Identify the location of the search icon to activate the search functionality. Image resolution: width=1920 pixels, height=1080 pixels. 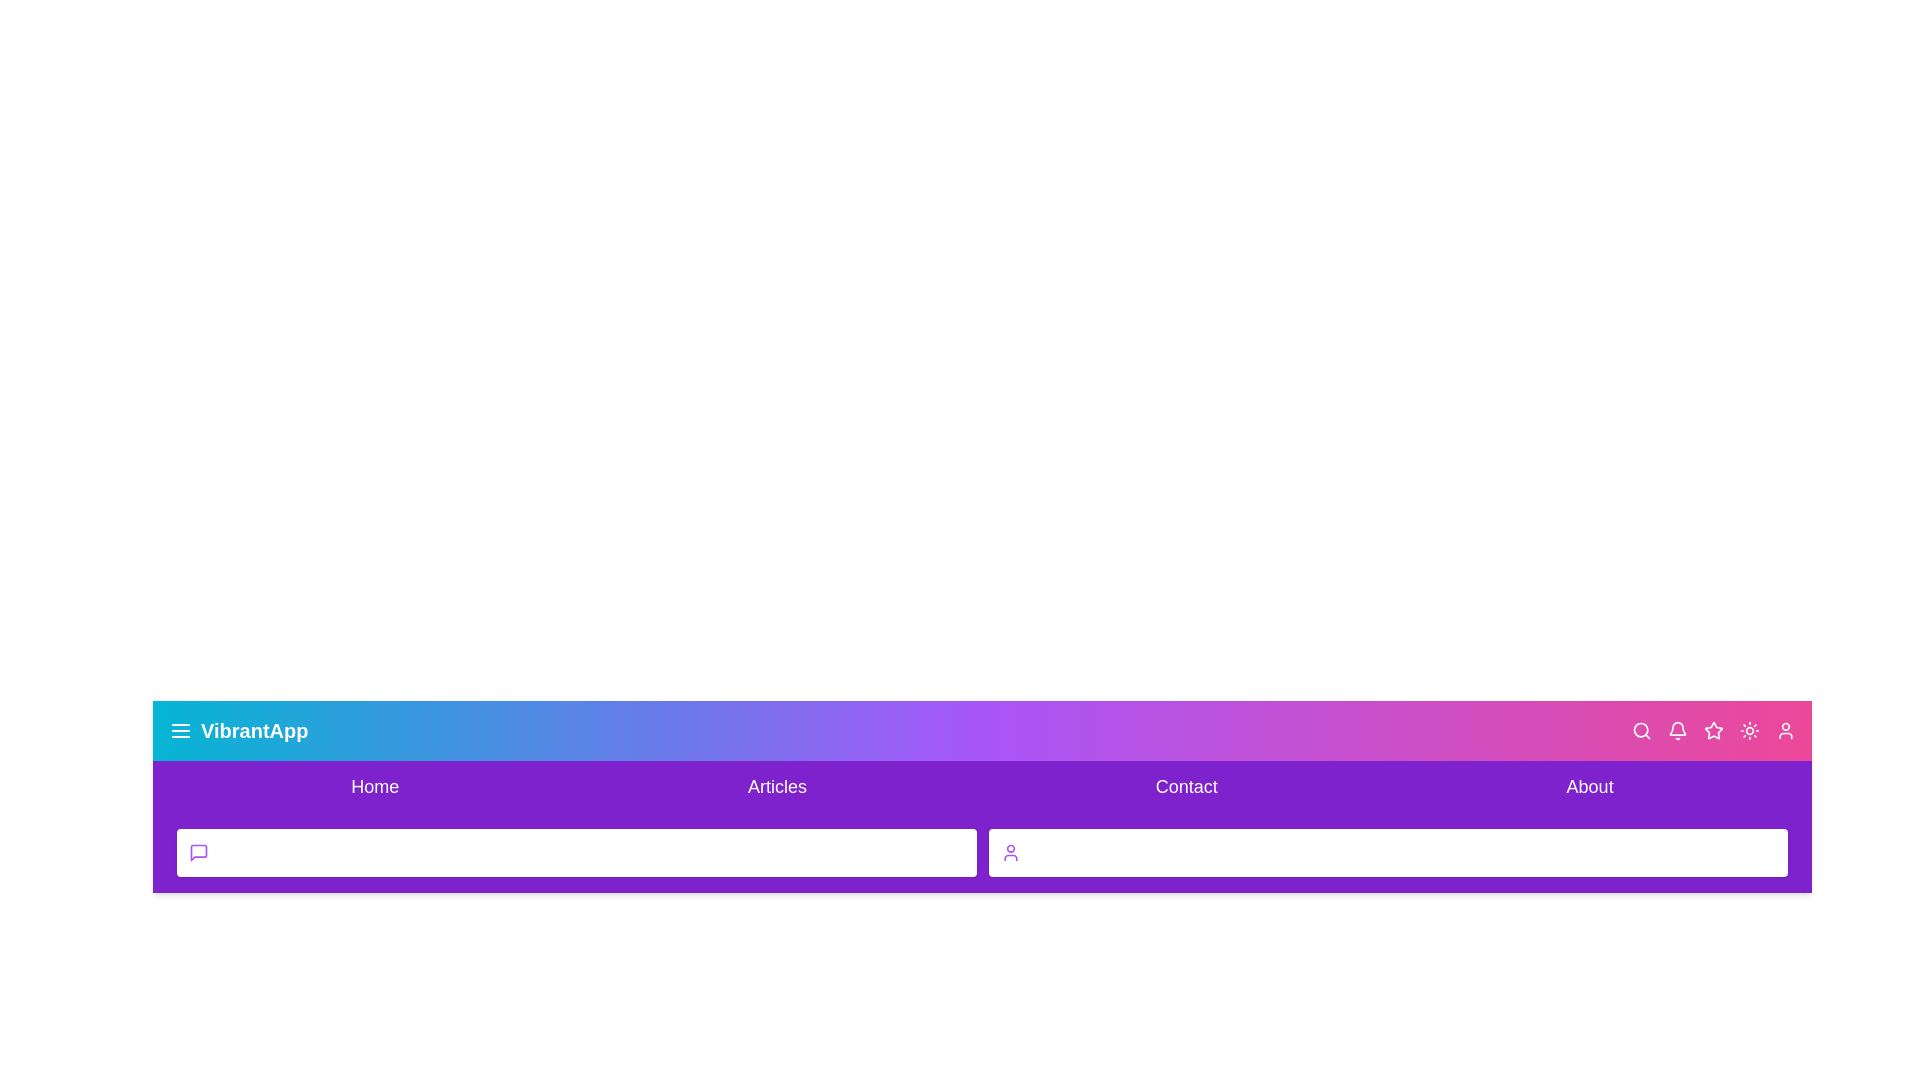
(1641, 731).